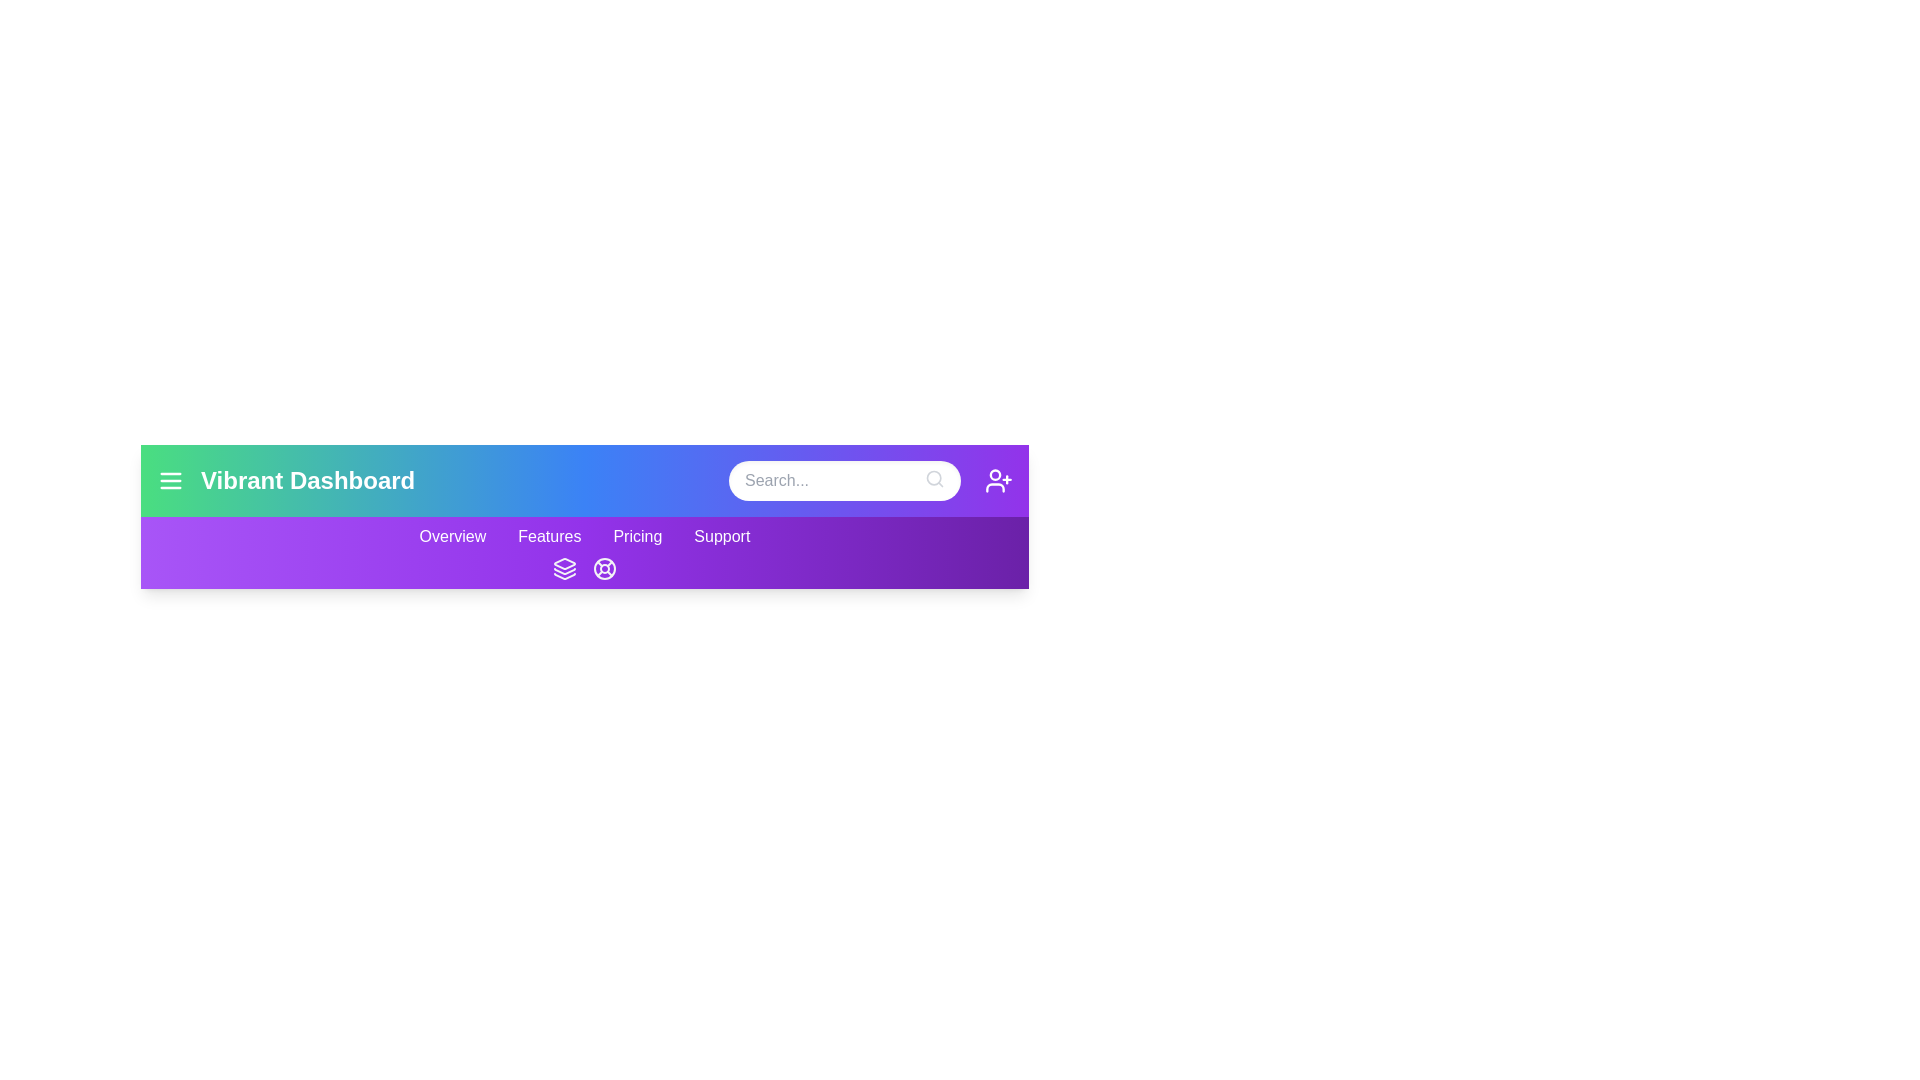 The image size is (1920, 1080). Describe the element at coordinates (998, 481) in the screenshot. I see `the user addition icon to add a new user` at that location.